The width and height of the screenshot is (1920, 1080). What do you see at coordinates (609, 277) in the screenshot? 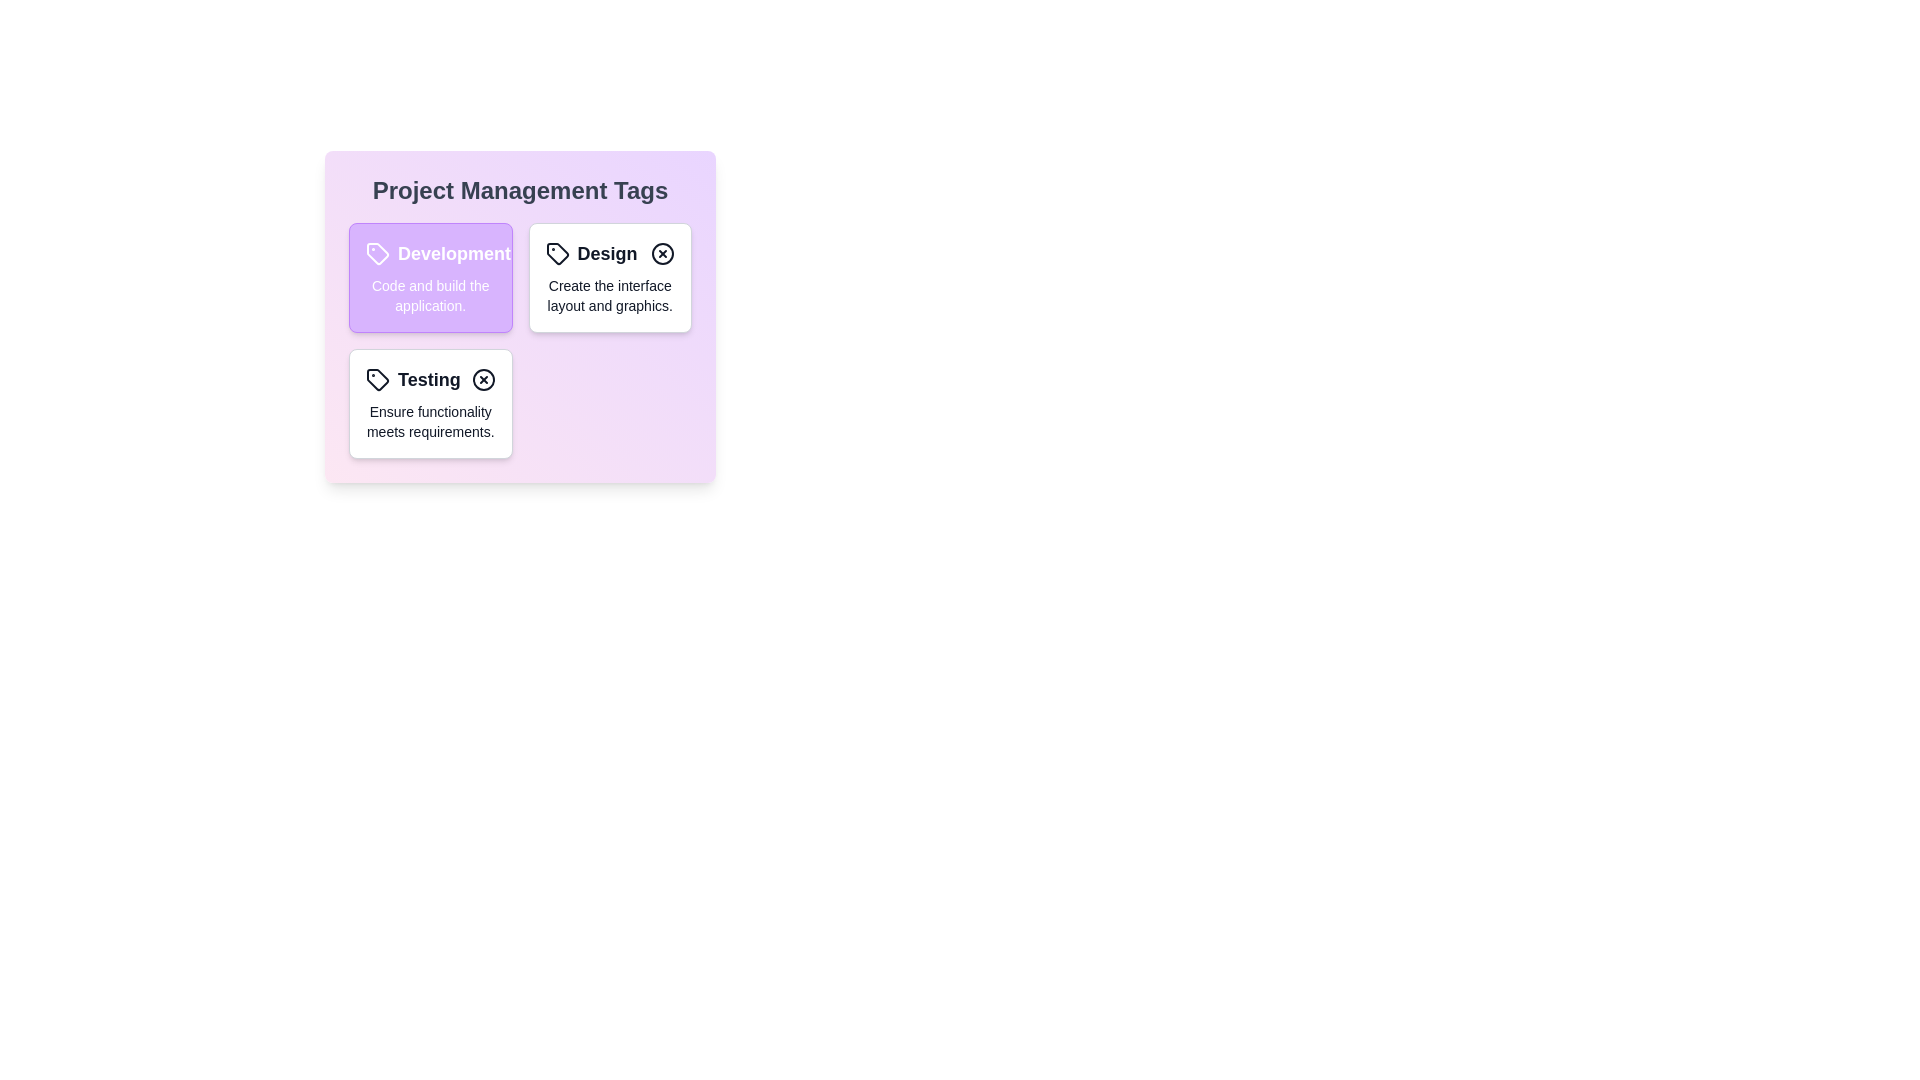
I see `the Design tag to toggle its active state` at bounding box center [609, 277].